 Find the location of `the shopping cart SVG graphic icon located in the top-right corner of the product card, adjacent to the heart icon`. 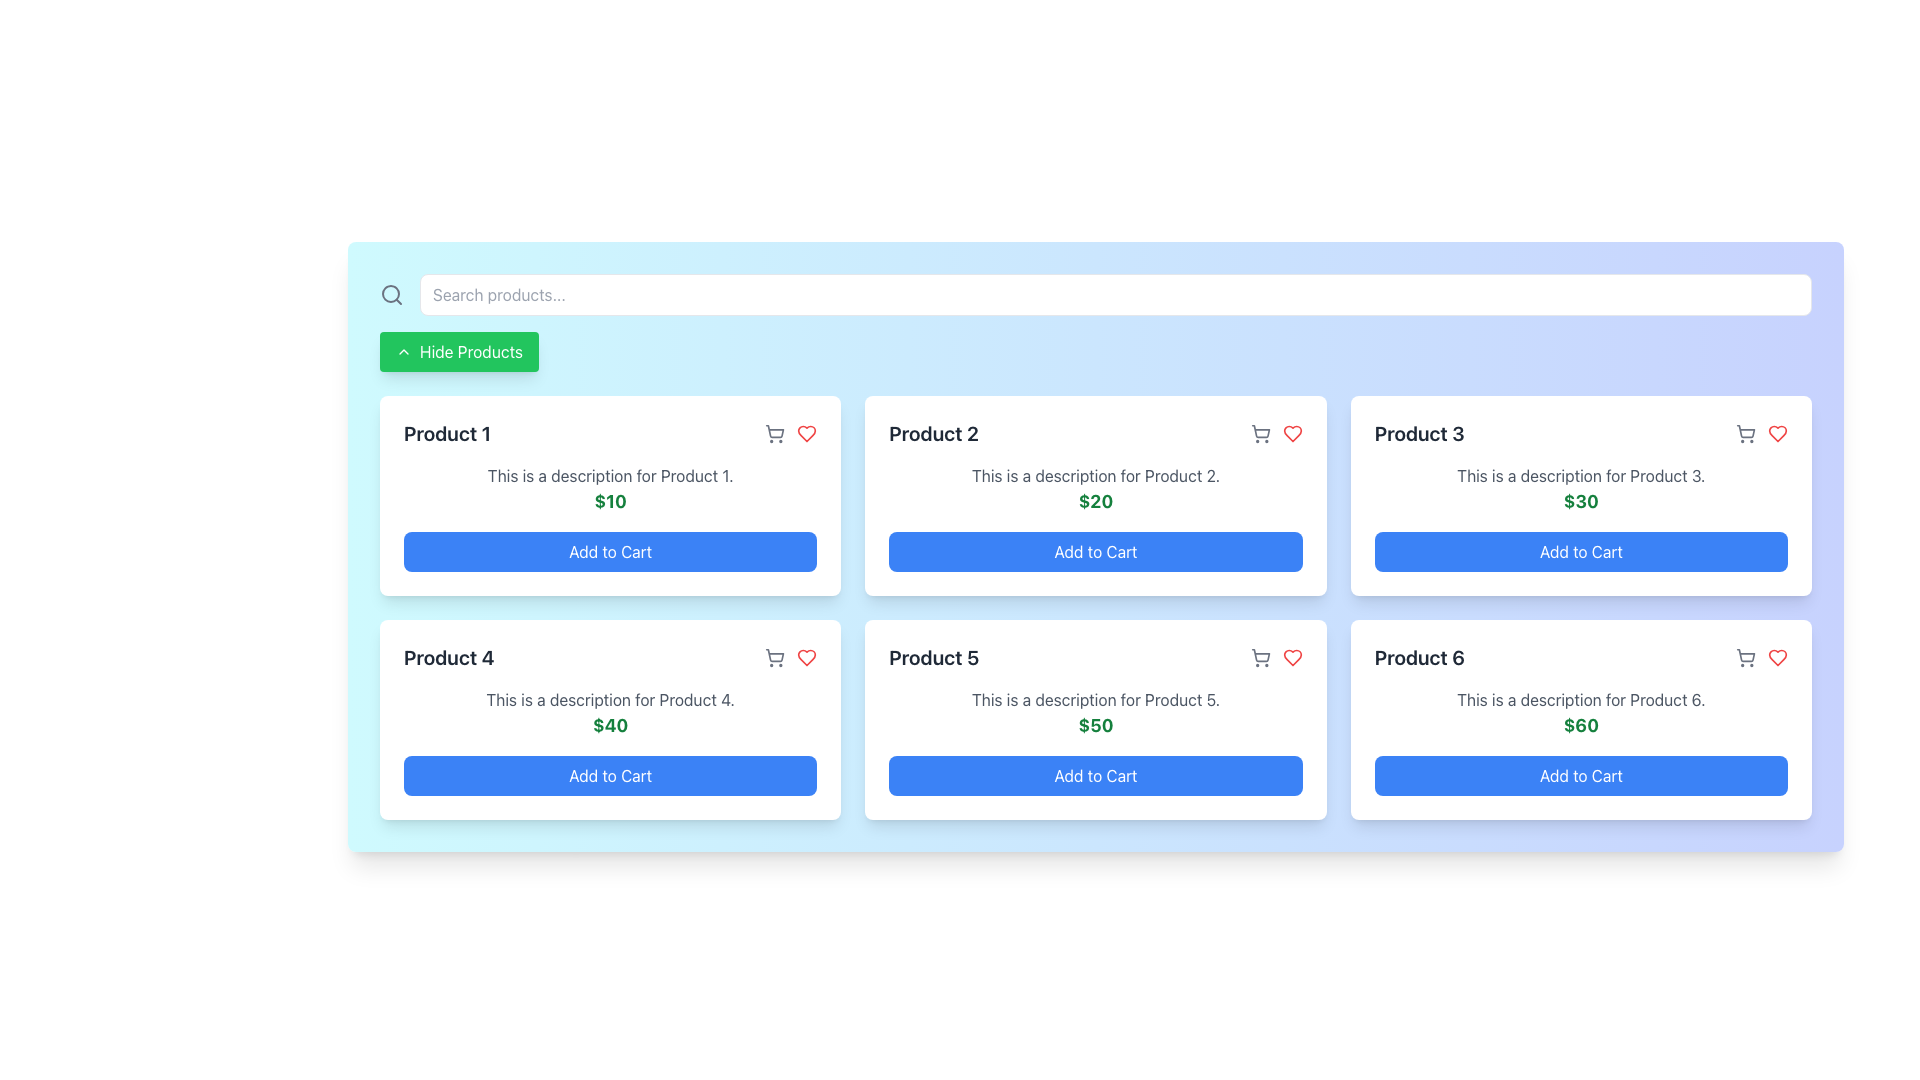

the shopping cart SVG graphic icon located in the top-right corner of the product card, adjacent to the heart icon is located at coordinates (774, 655).